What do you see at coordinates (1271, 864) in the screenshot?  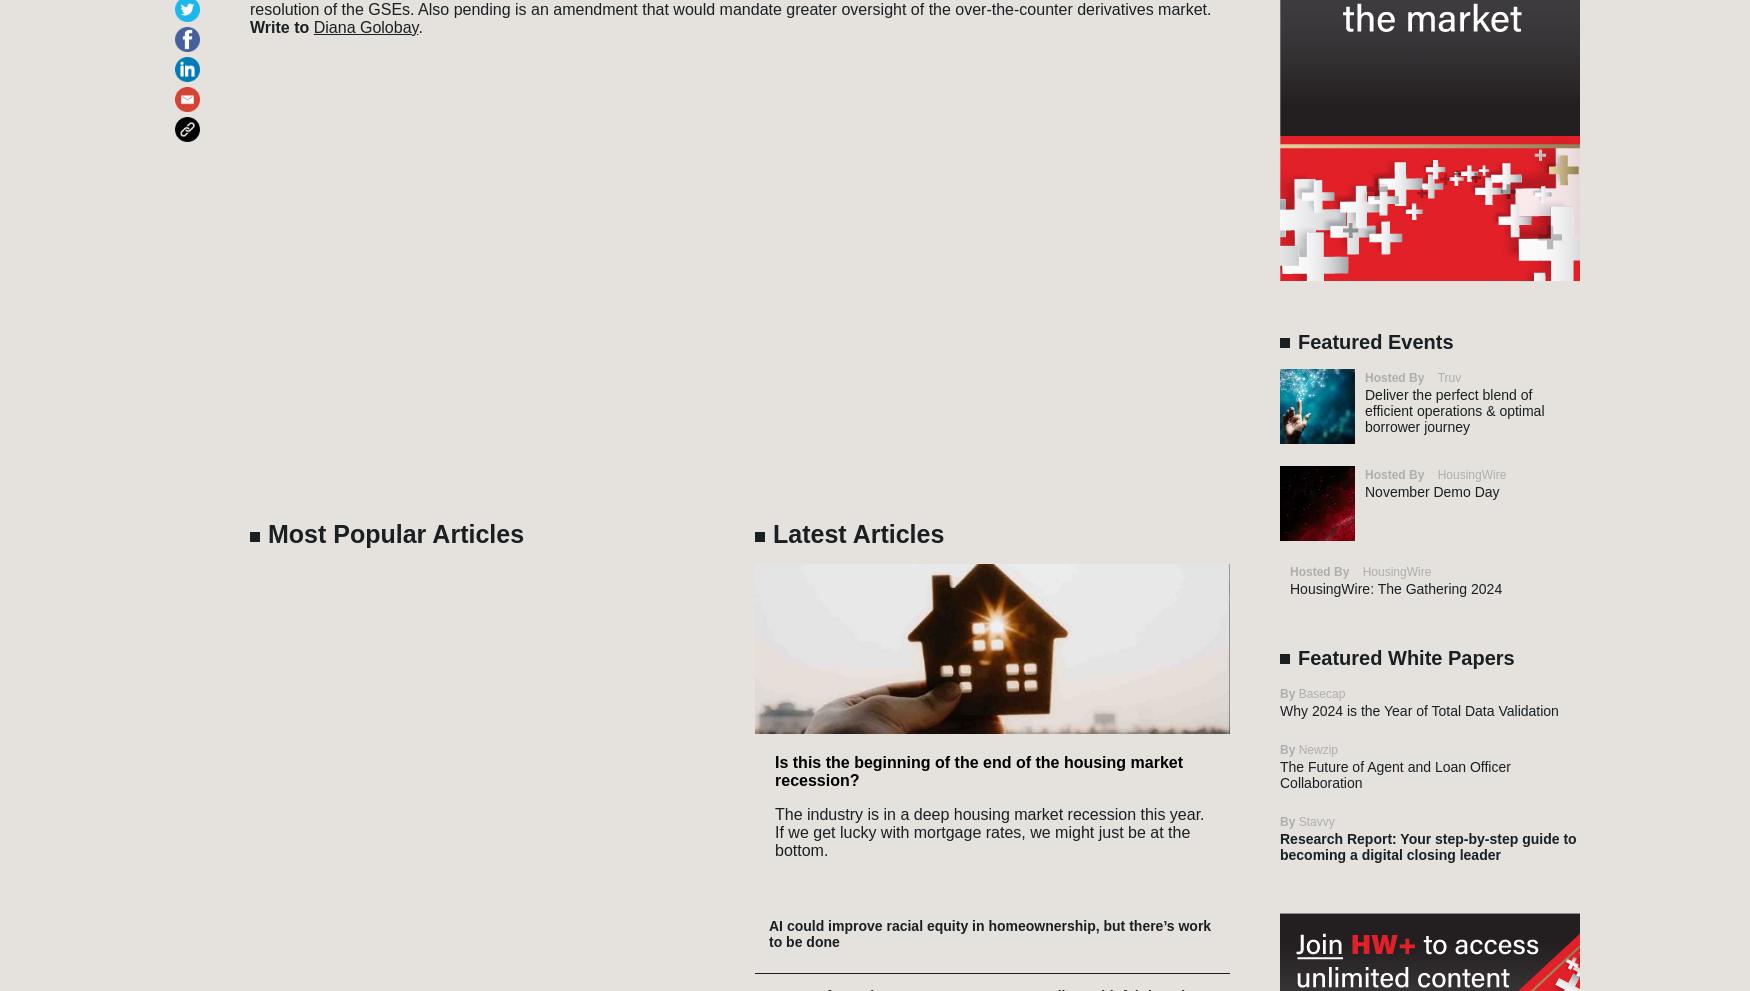 I see `'Licensing & Reprints'` at bounding box center [1271, 864].